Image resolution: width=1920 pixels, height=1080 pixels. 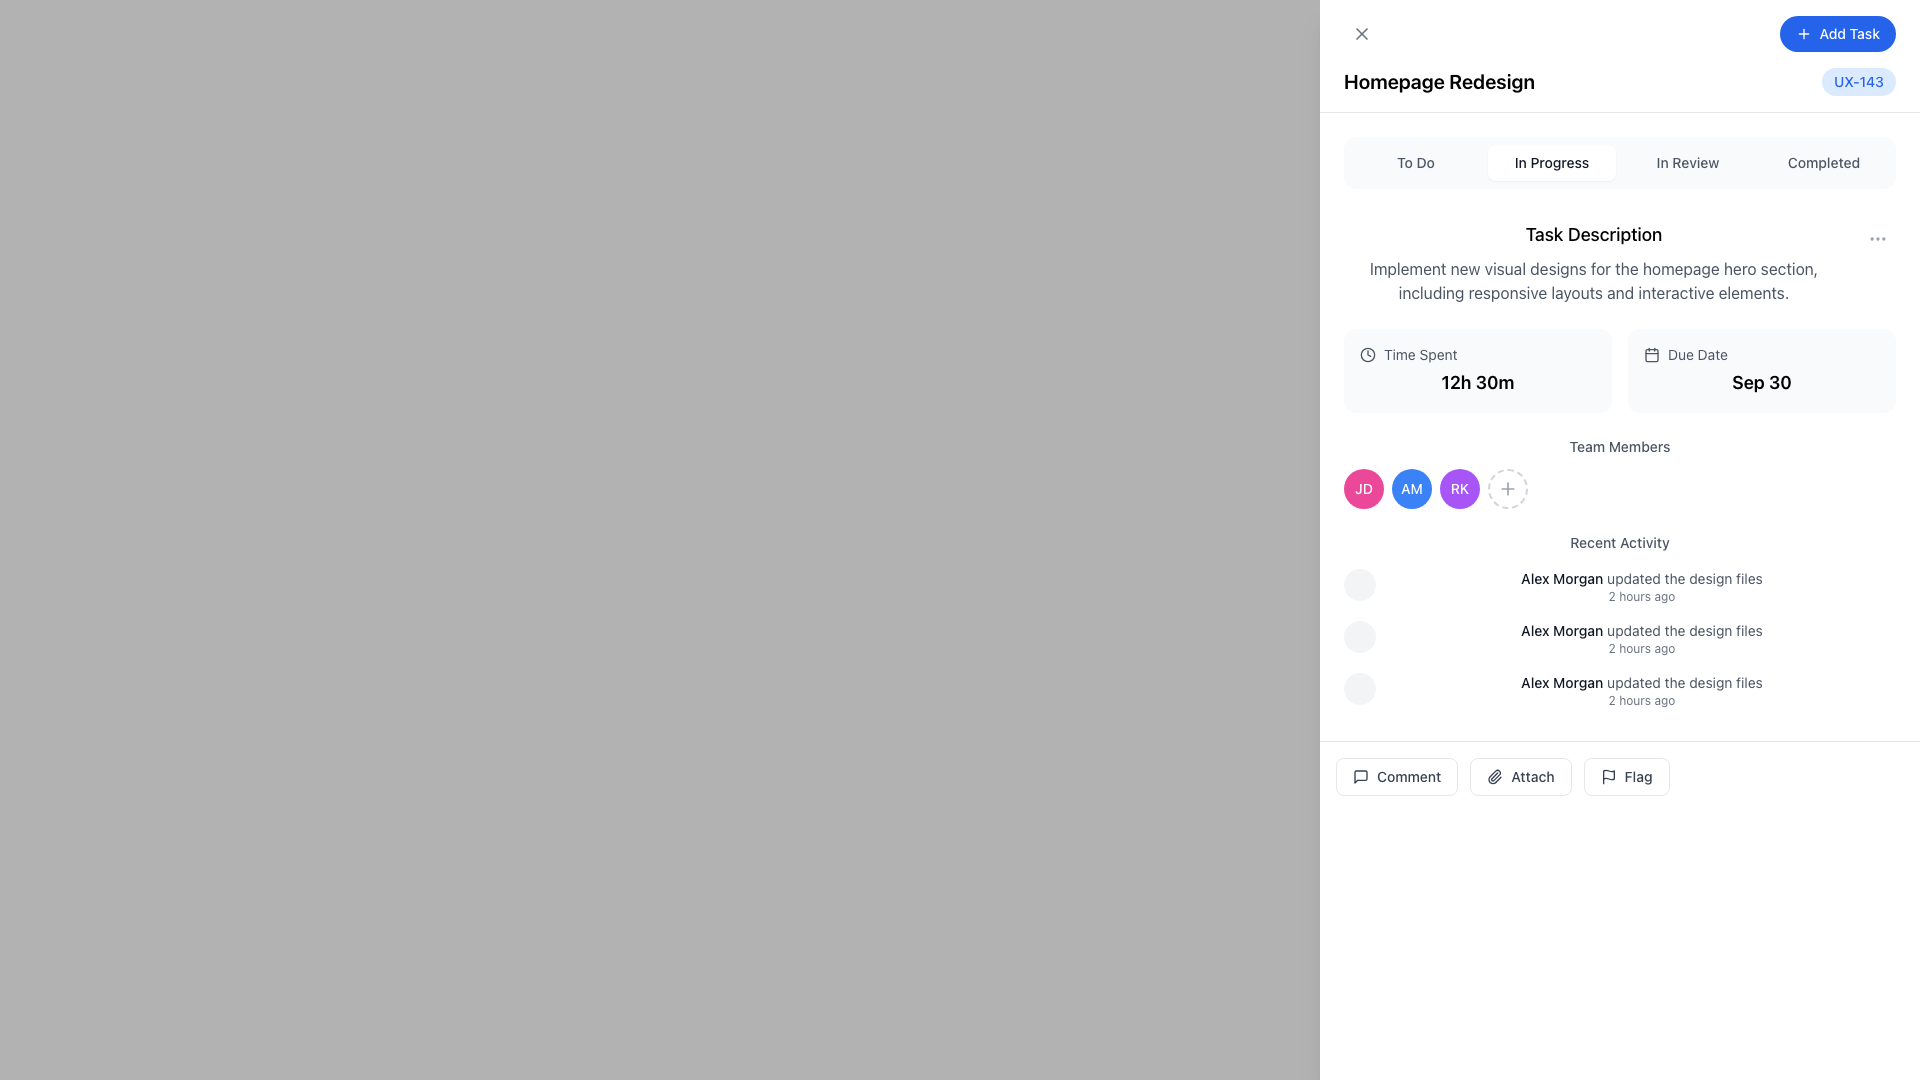 What do you see at coordinates (1620, 775) in the screenshot?
I see `the 'Flag' button, which has a light gray background and a flag icon, located as the third button from the left in a horizontal row at the bottom of the interface` at bounding box center [1620, 775].